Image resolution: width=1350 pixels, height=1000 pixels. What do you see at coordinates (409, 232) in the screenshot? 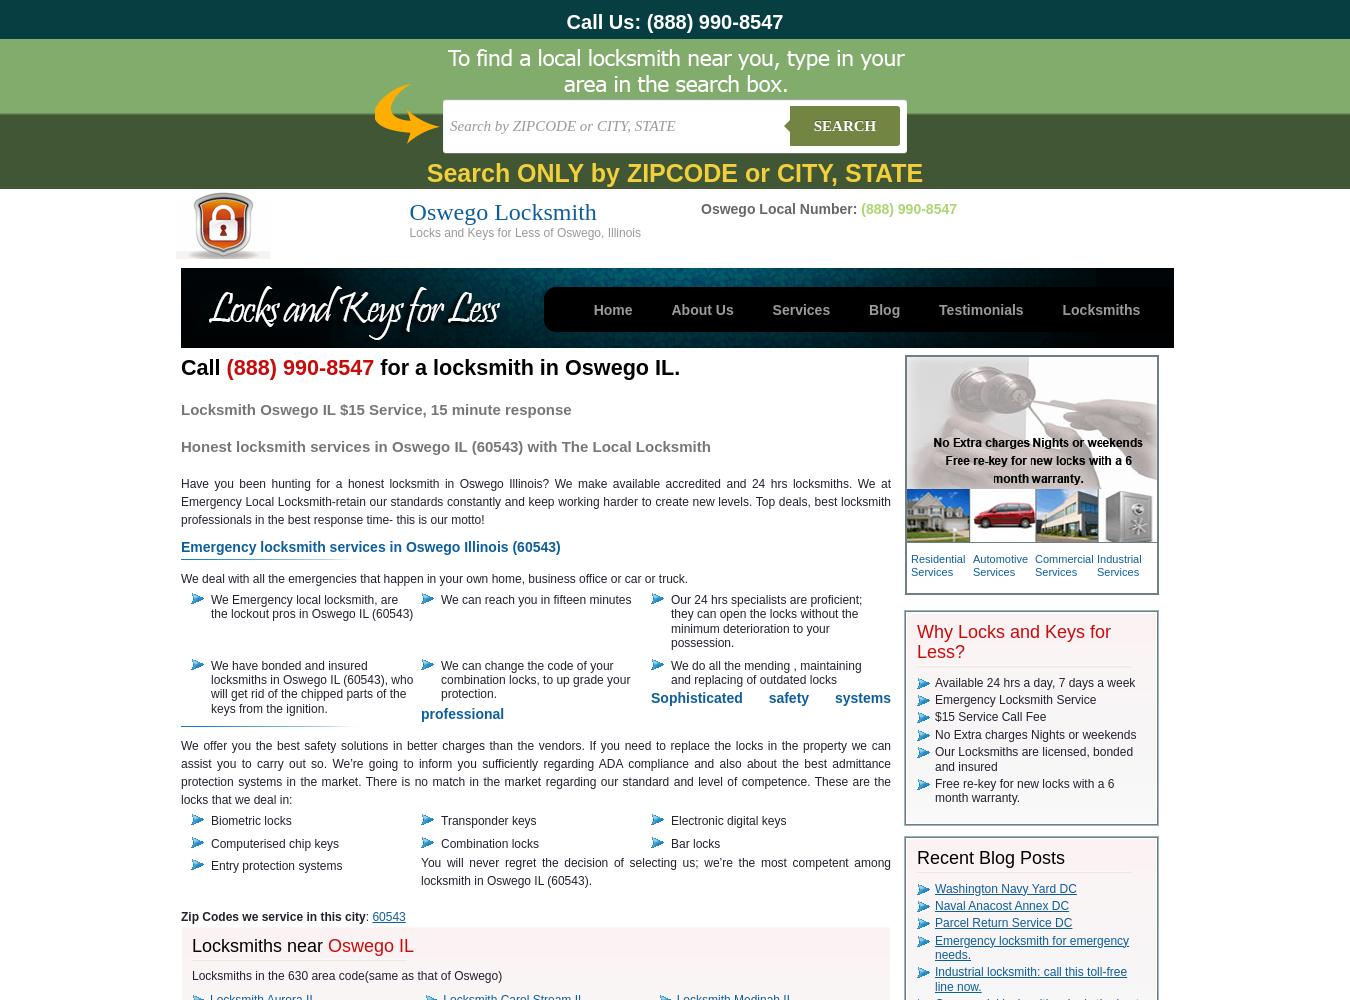
I see `'Locks and Keys for Less of Oswego, Illinois'` at bounding box center [409, 232].